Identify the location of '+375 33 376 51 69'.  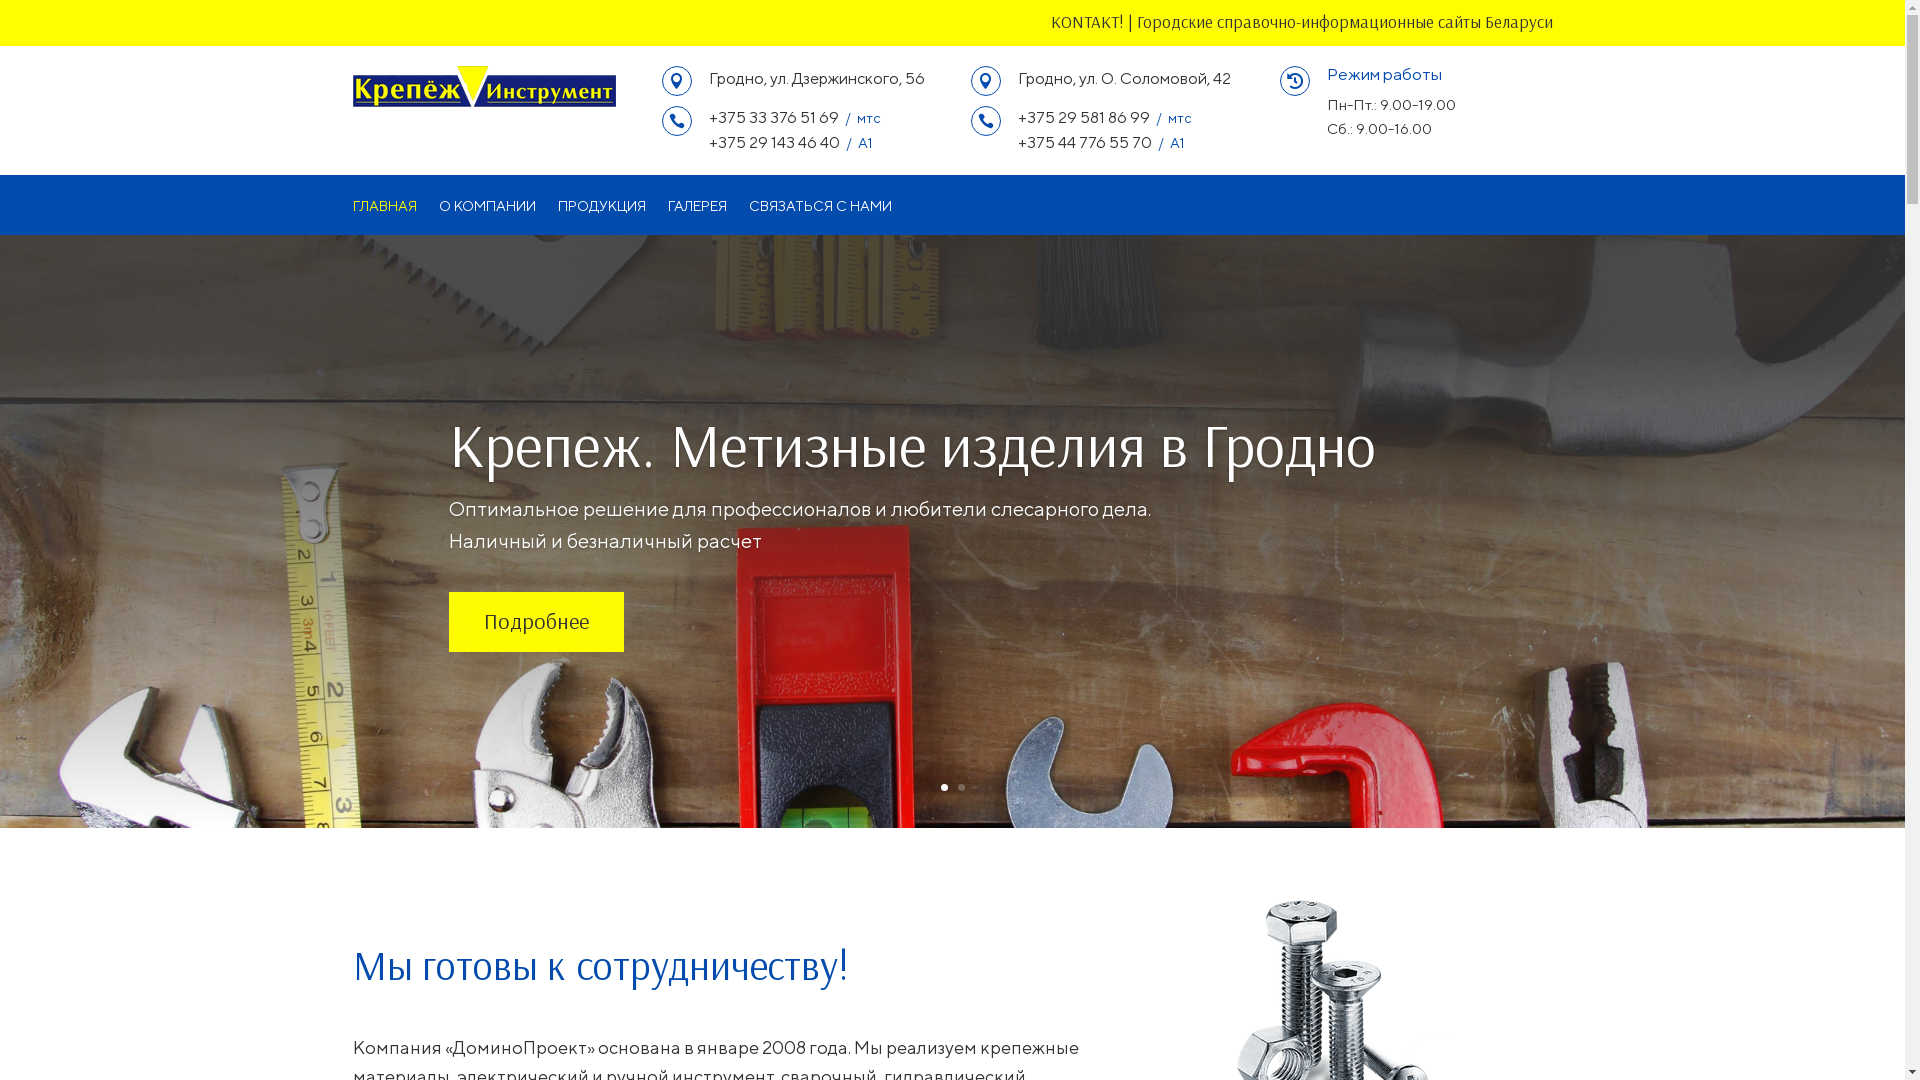
(771, 117).